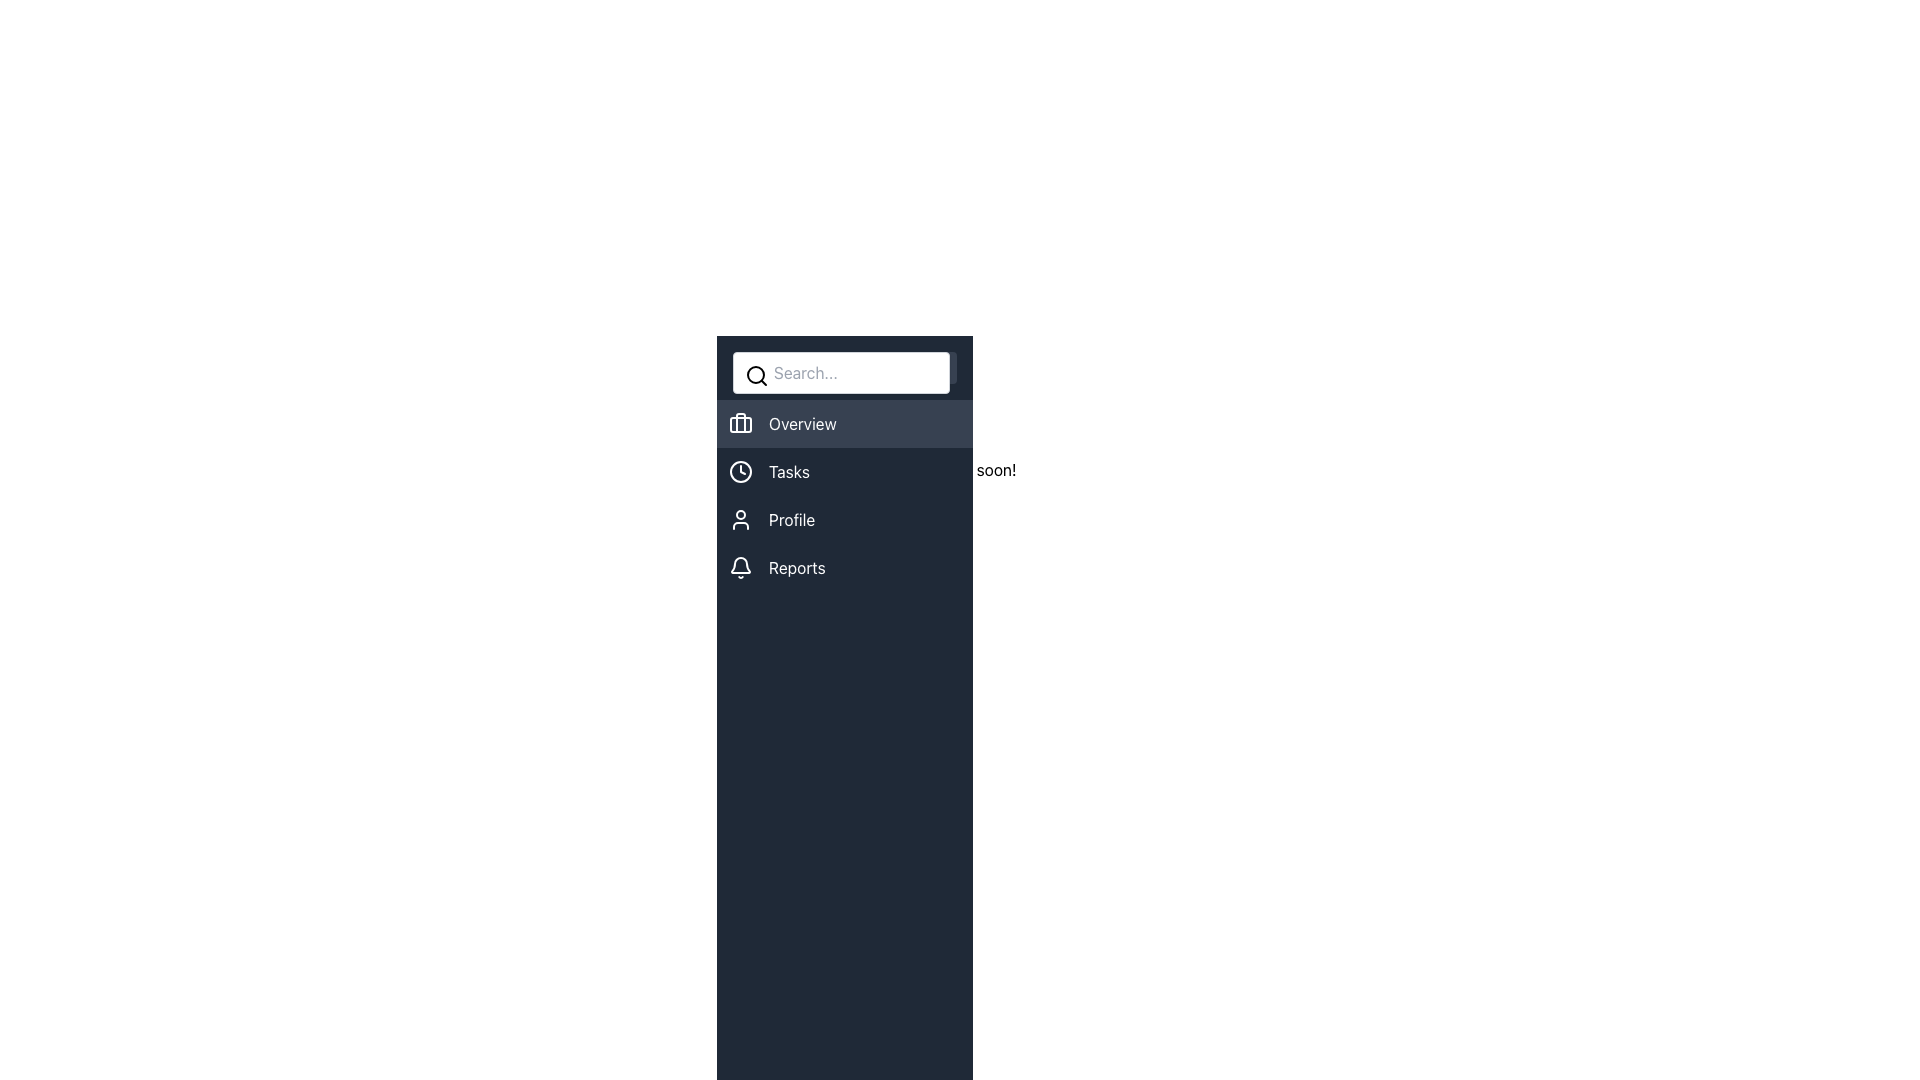  What do you see at coordinates (796, 567) in the screenshot?
I see `the 'Reports' text label, which is displayed in white font against a dark blue background, located` at bounding box center [796, 567].